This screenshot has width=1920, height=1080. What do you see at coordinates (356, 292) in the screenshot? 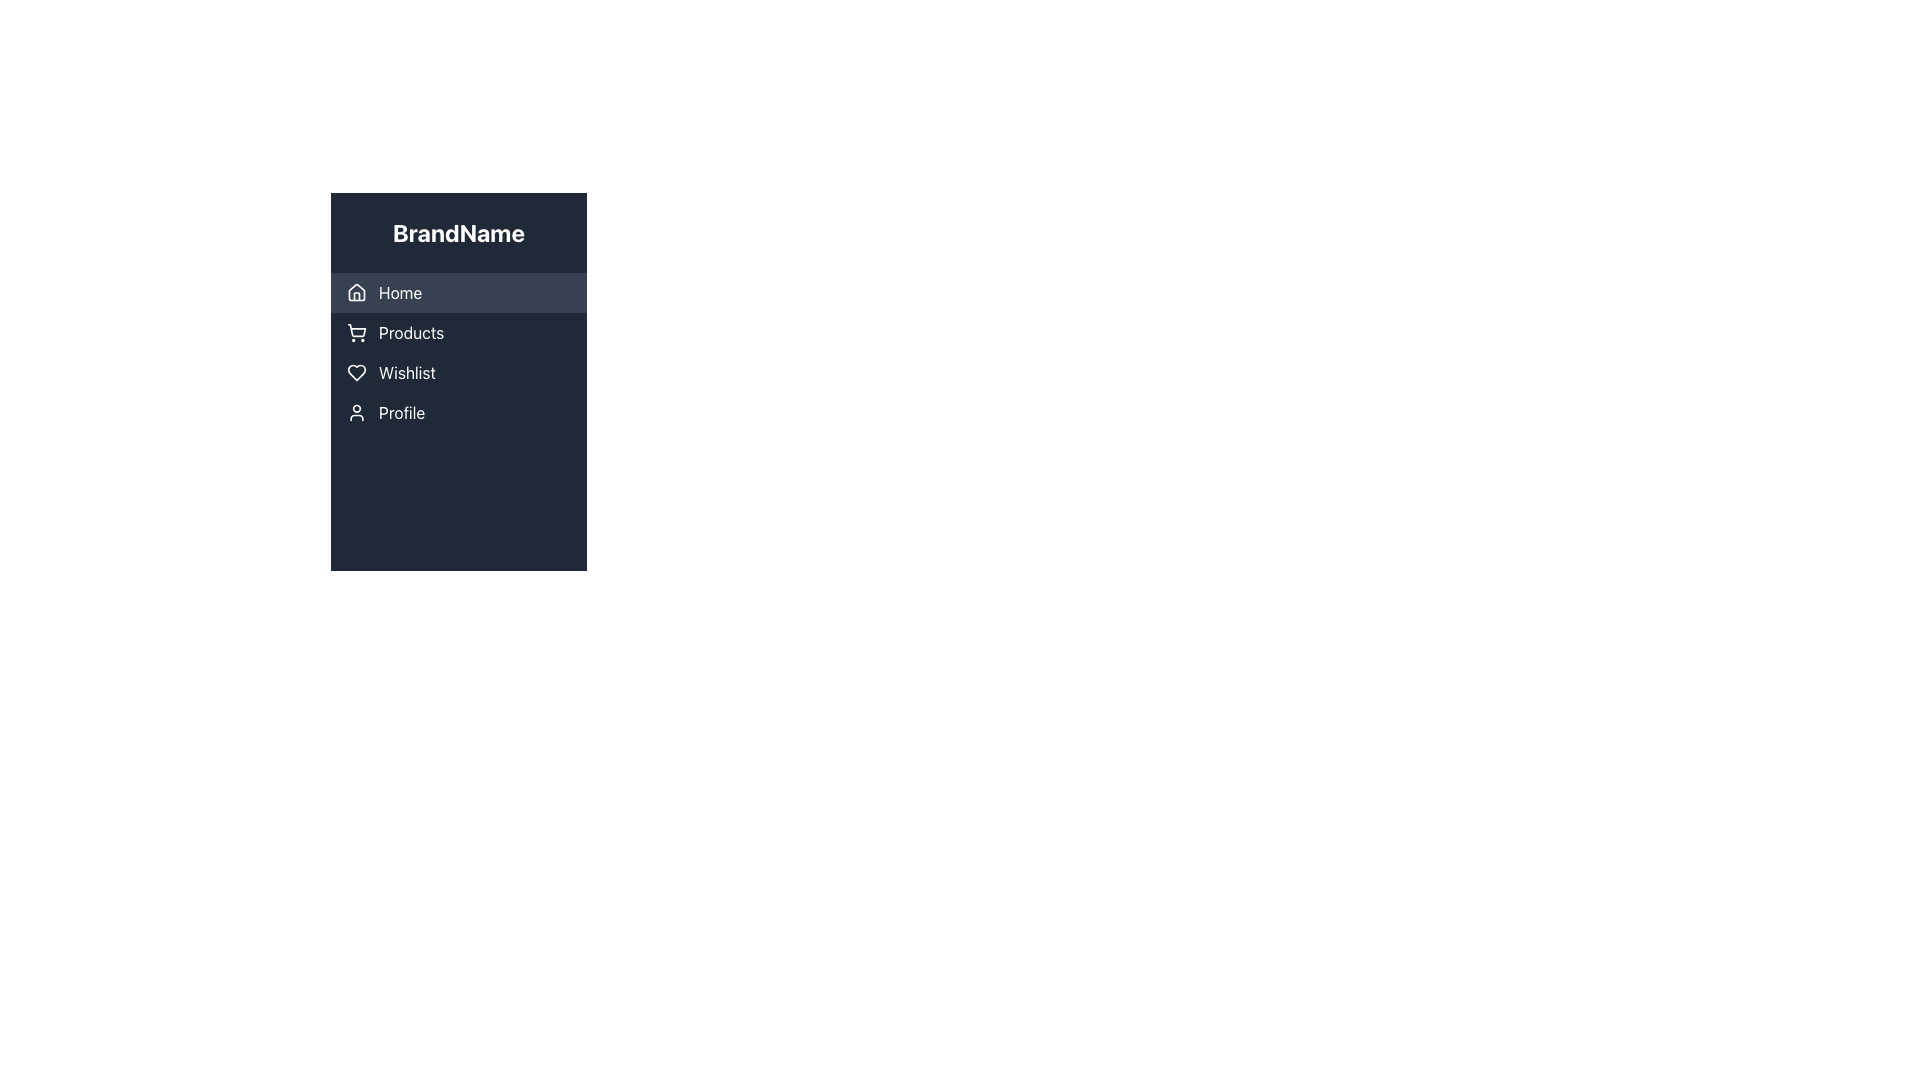
I see `the house icon located in the navigation menu, characterized by its geometric house shape with a triangular roof and a rectangular base, situated to the left of the 'Home' label` at bounding box center [356, 292].